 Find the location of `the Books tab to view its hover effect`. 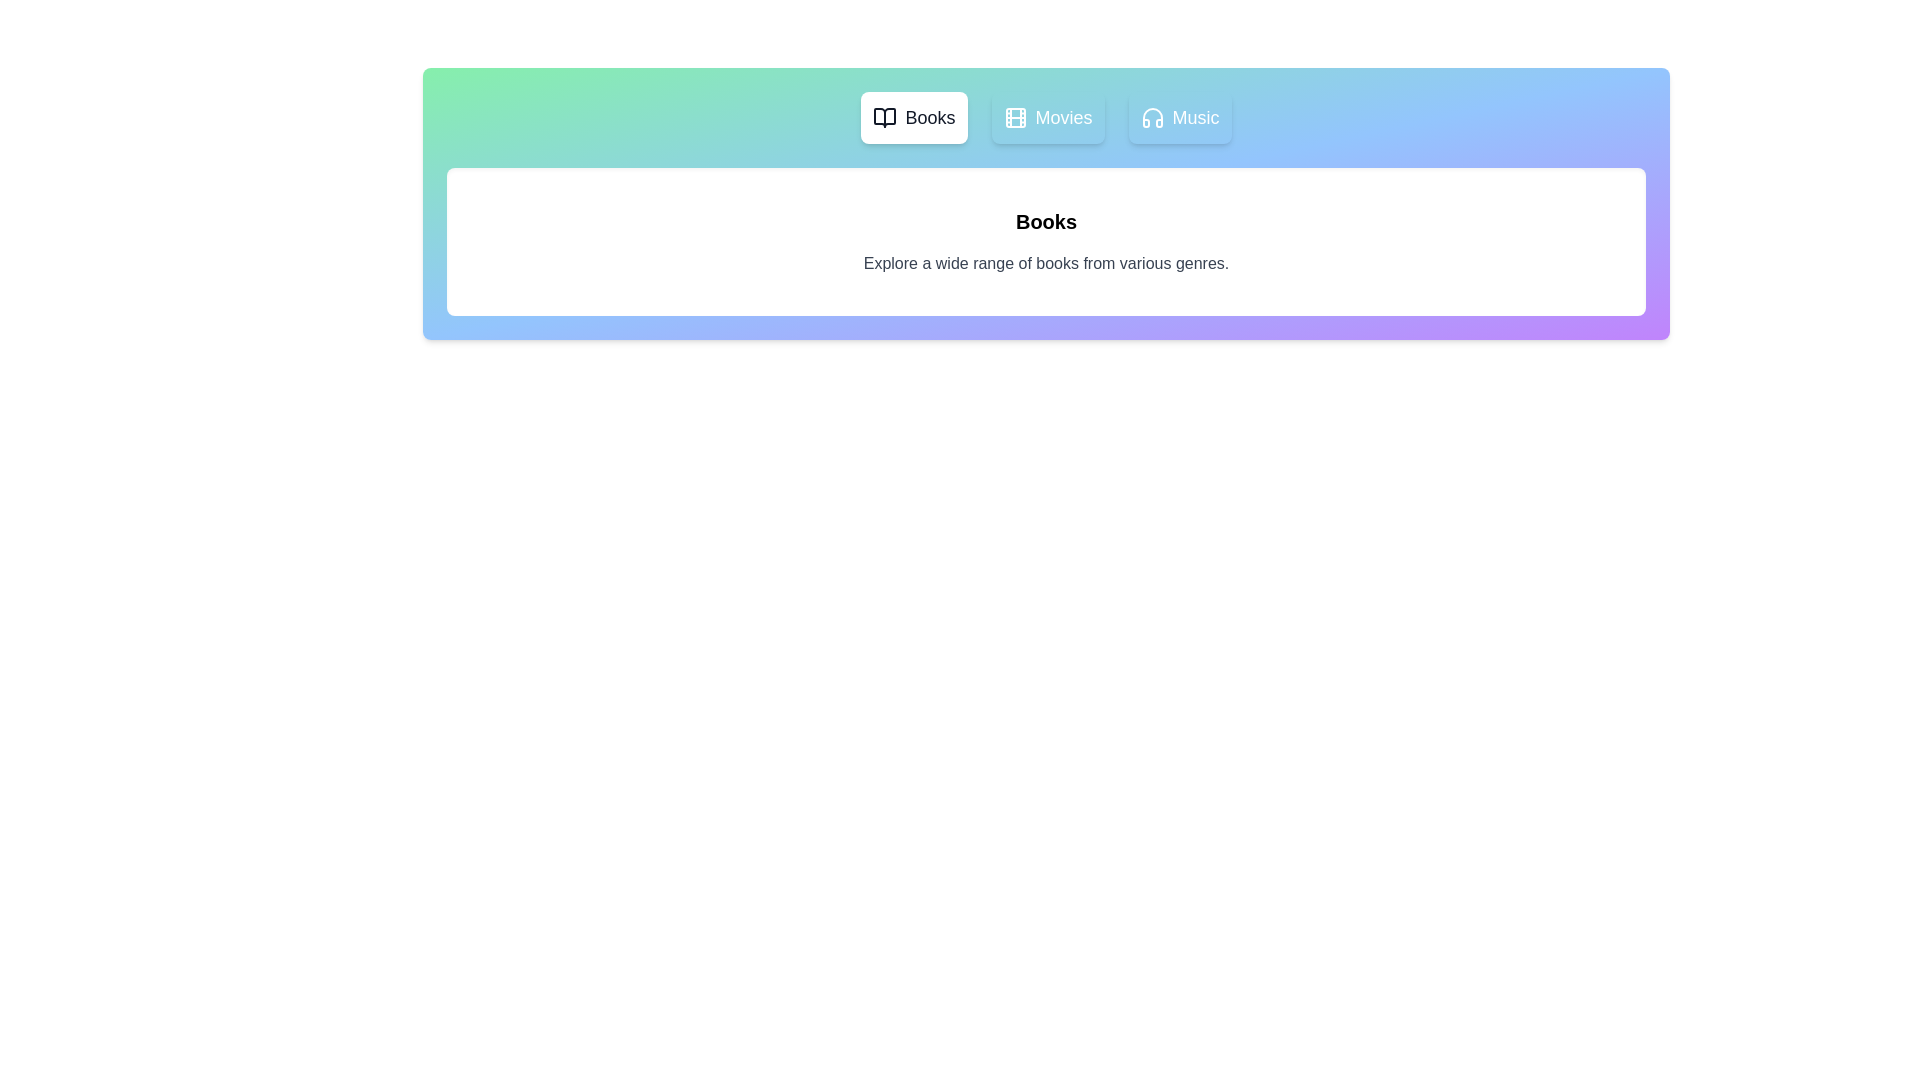

the Books tab to view its hover effect is located at coordinates (912, 118).